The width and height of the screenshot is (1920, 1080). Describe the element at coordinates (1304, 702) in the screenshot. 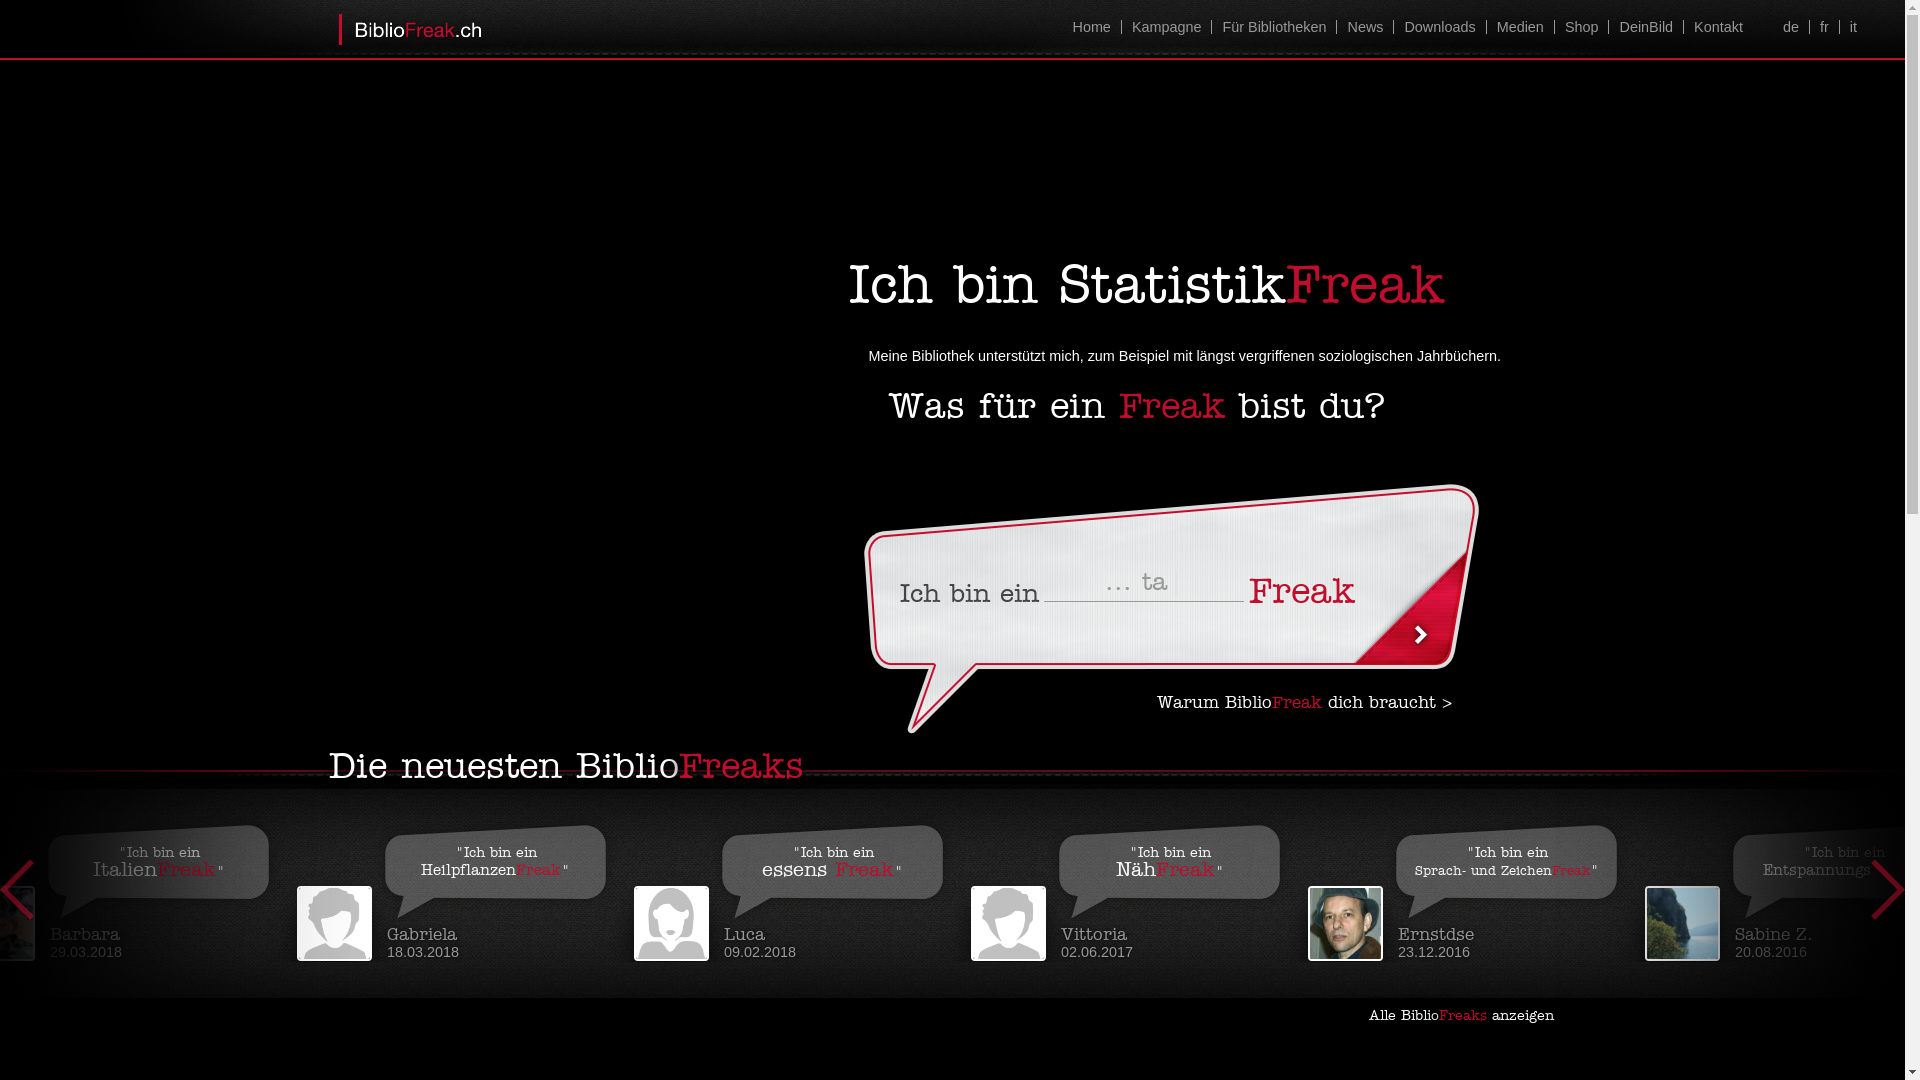

I see `'Warum BiblioFreak dich braucht >'` at that location.